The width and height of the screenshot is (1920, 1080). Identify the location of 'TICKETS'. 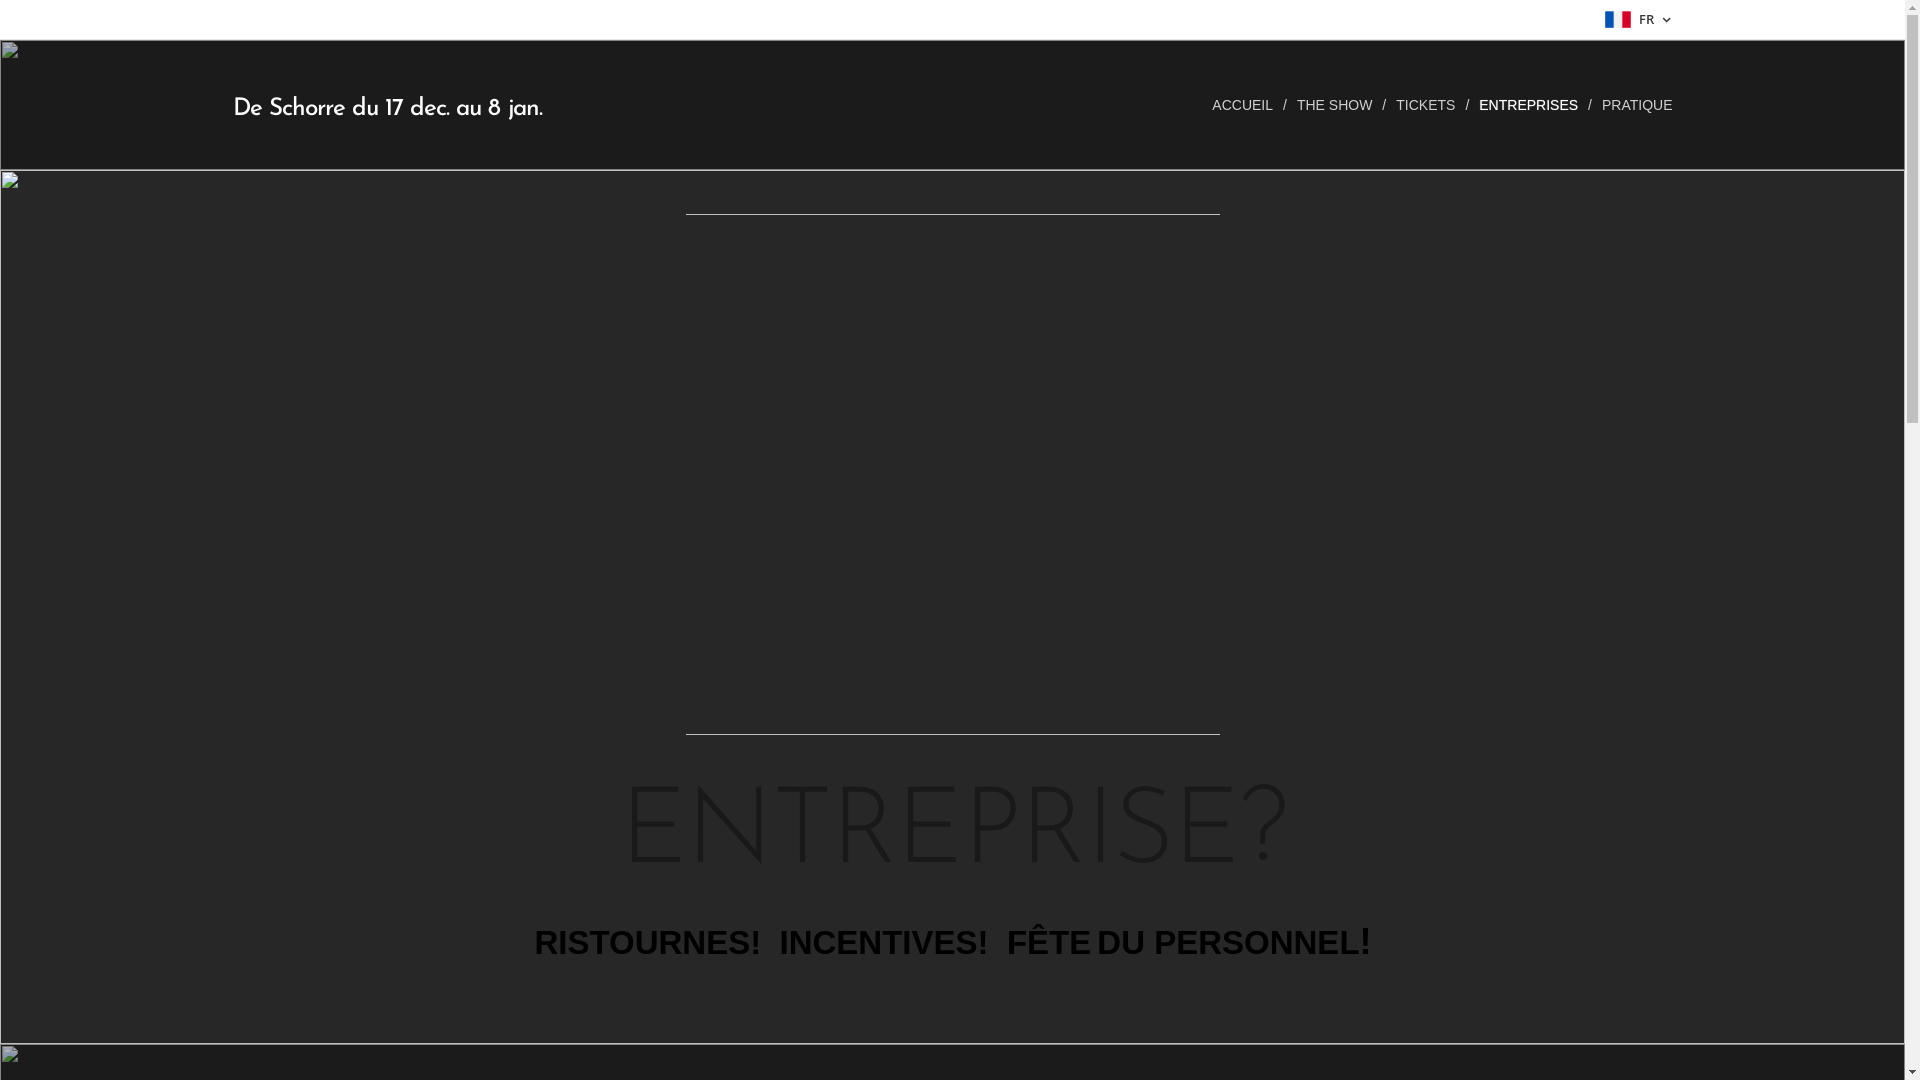
(1426, 104).